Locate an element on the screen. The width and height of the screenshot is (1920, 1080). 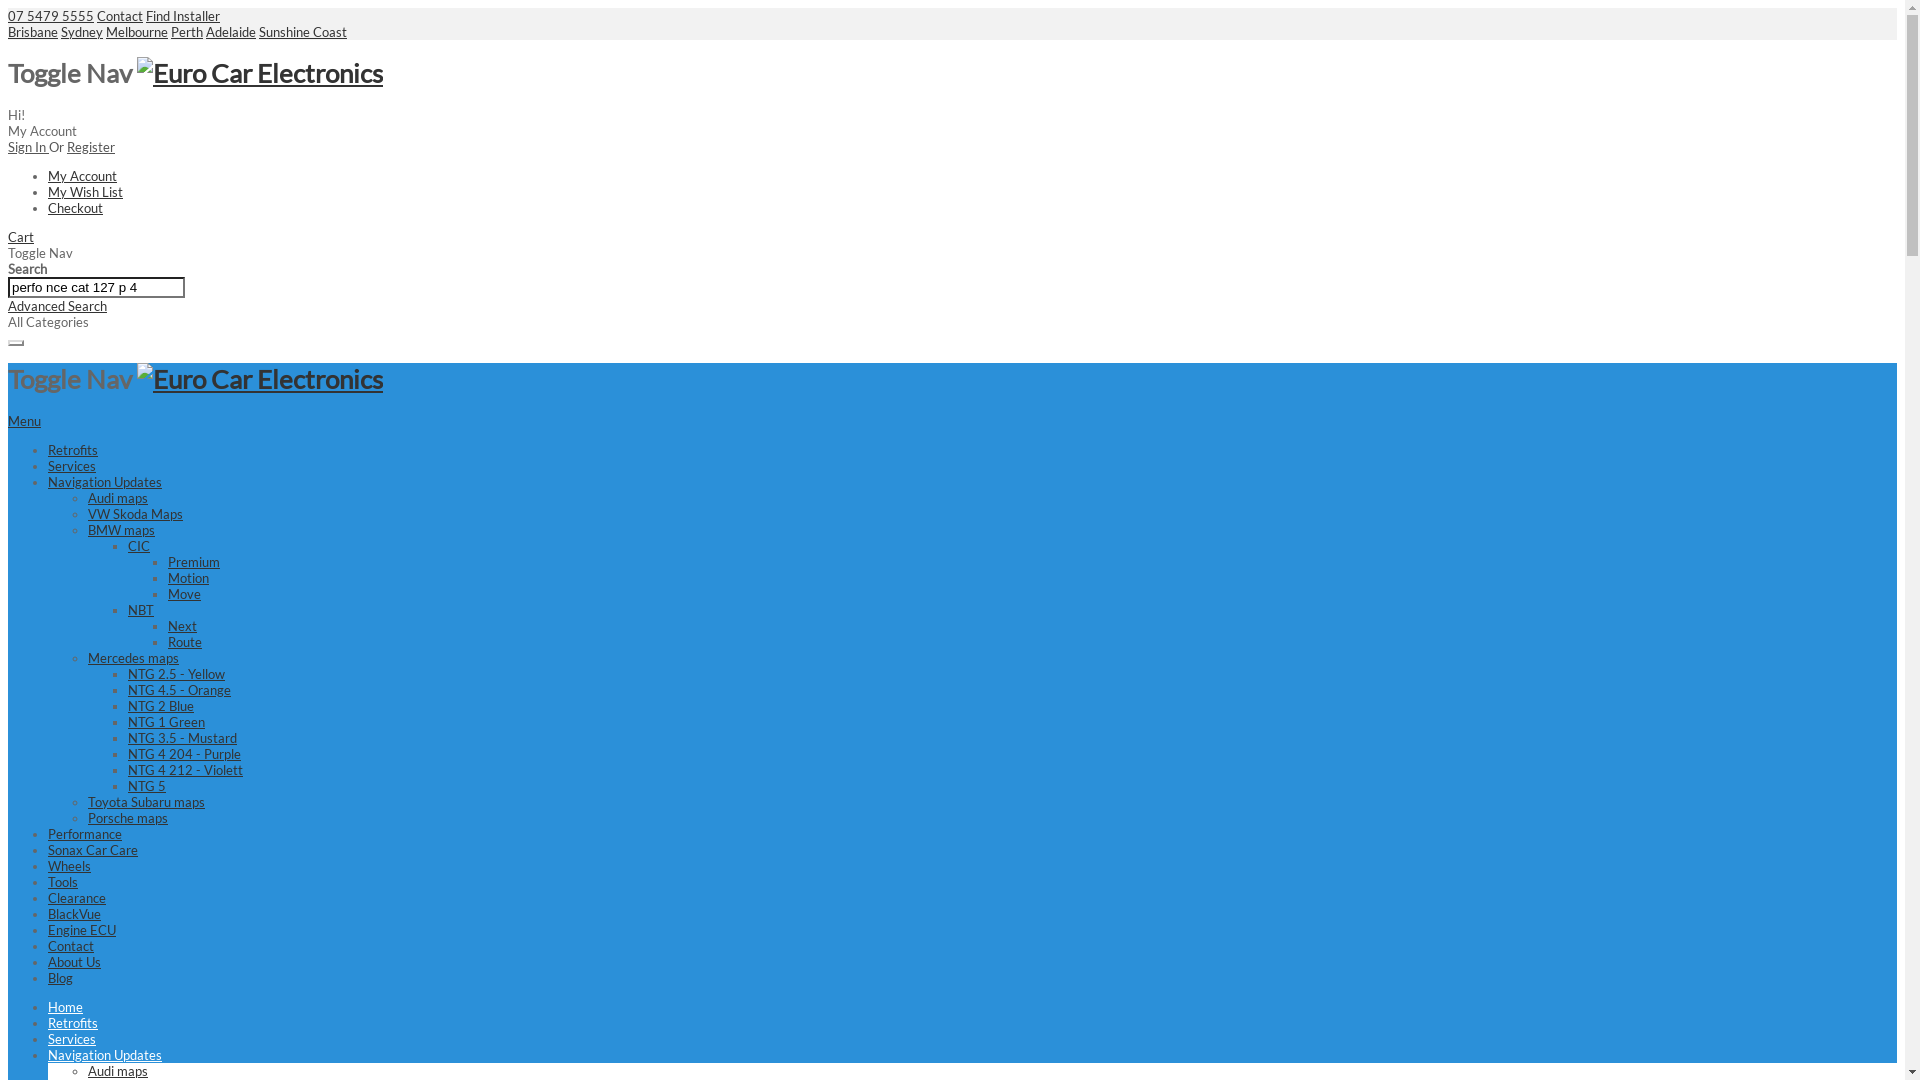
'Audi maps' is located at coordinates (86, 496).